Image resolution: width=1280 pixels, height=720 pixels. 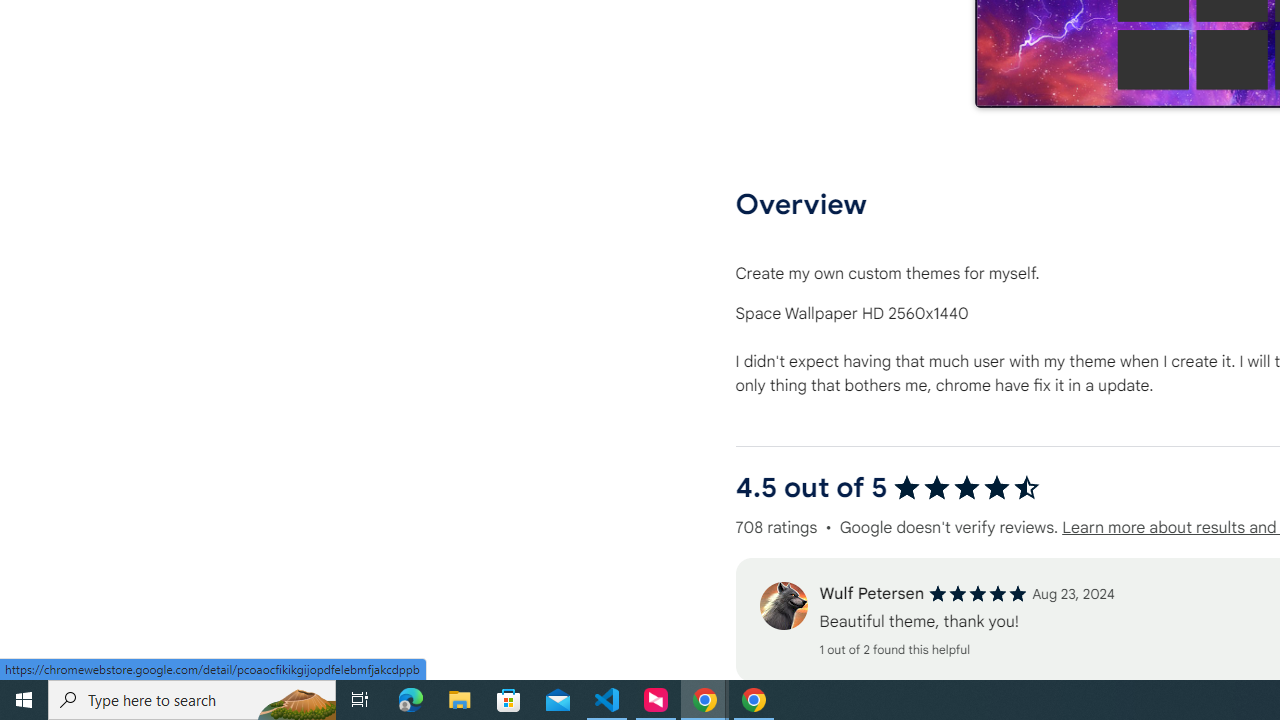 What do you see at coordinates (966, 488) in the screenshot?
I see `'4.5 out of 5 stars'` at bounding box center [966, 488].